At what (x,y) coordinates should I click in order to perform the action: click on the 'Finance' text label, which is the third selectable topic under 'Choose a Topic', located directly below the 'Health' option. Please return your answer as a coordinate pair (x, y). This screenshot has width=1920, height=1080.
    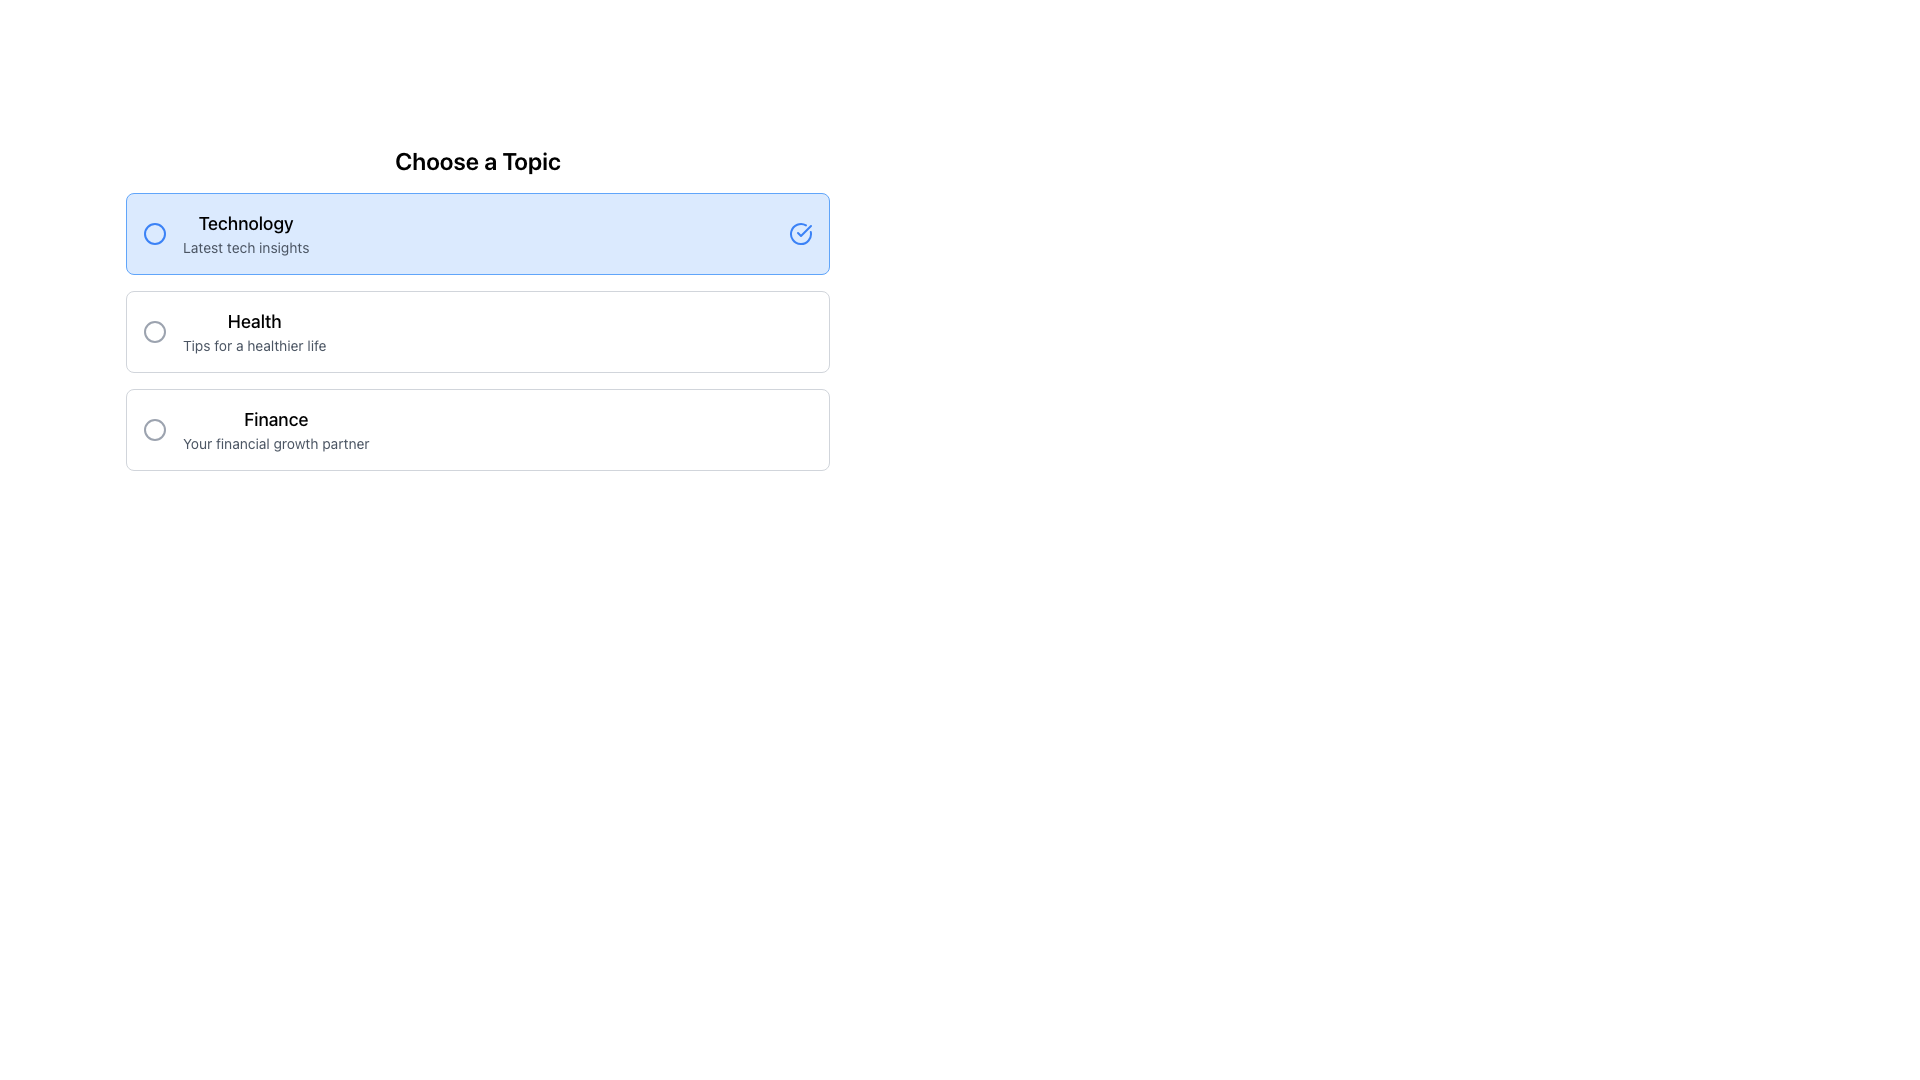
    Looking at the image, I should click on (275, 428).